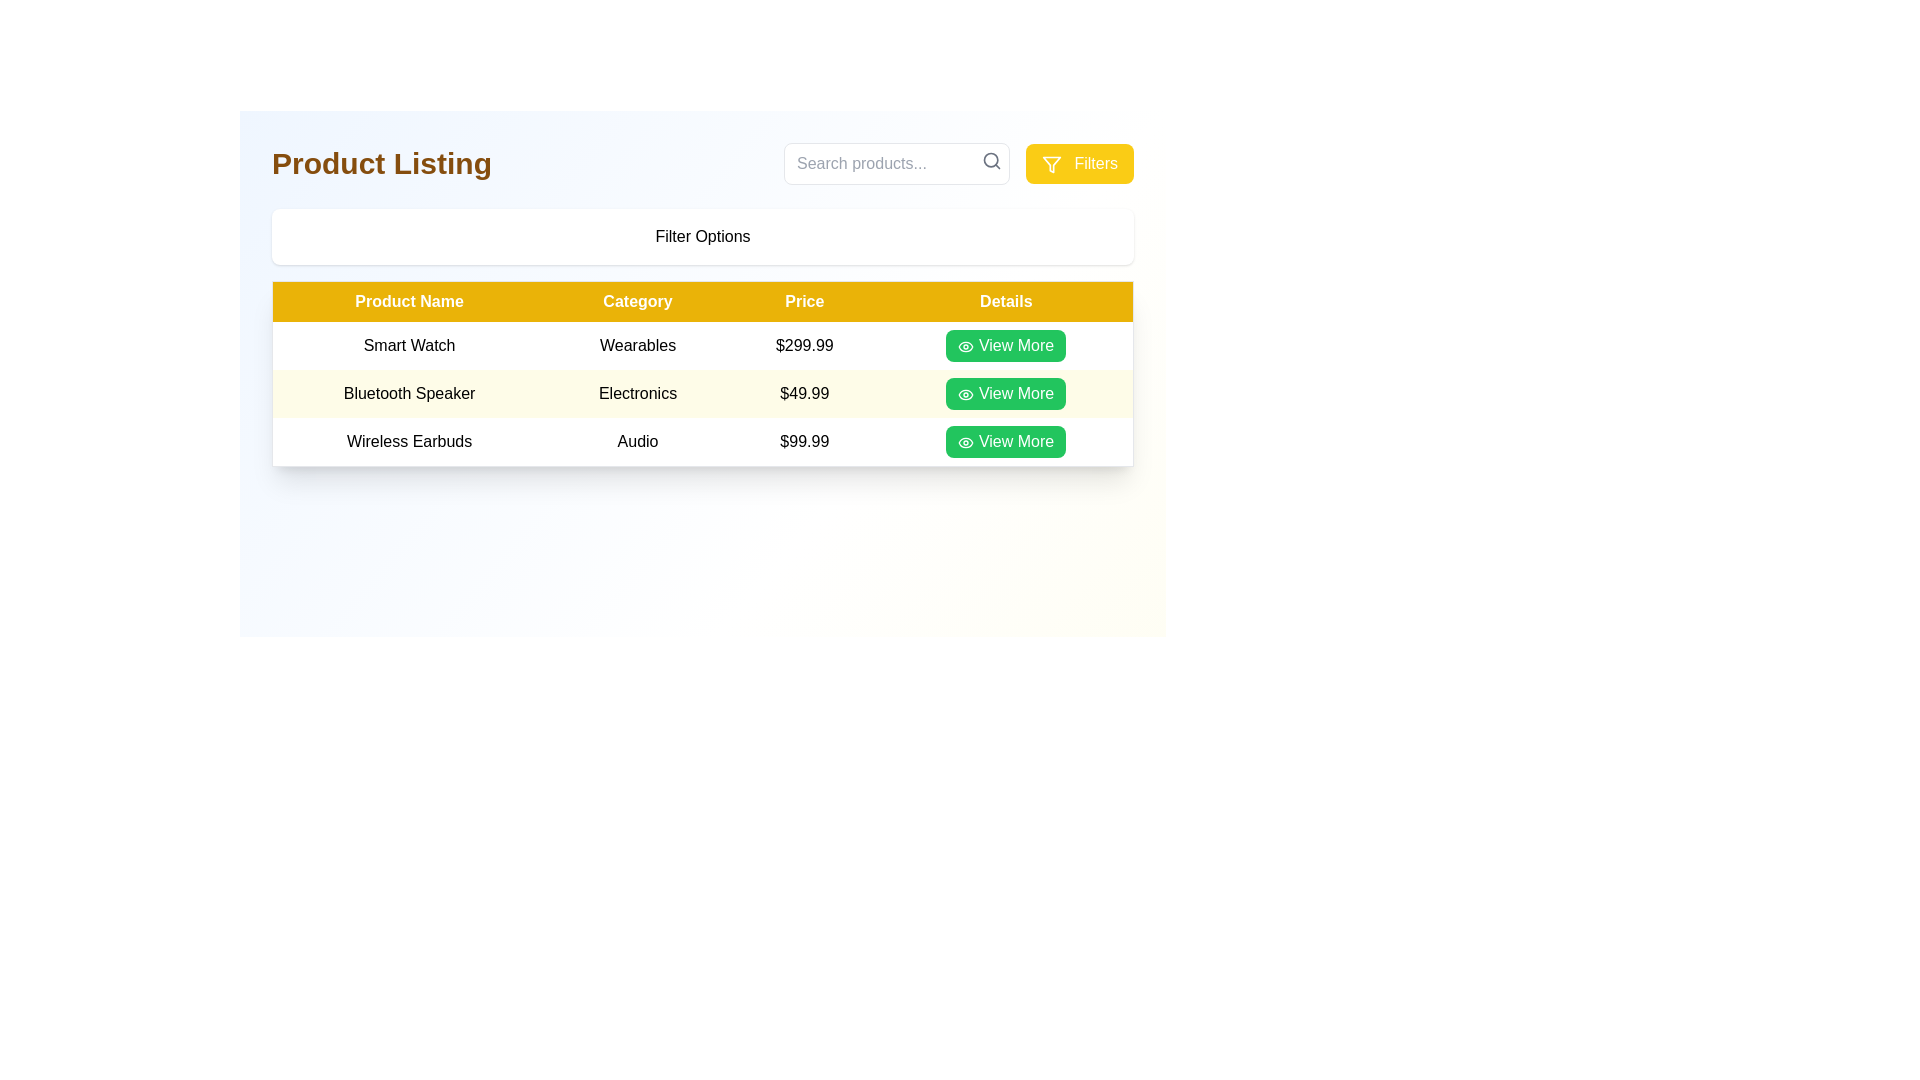  Describe the element at coordinates (702, 163) in the screenshot. I see `the 'Filters' button located in the title bar of the product listing section` at that location.